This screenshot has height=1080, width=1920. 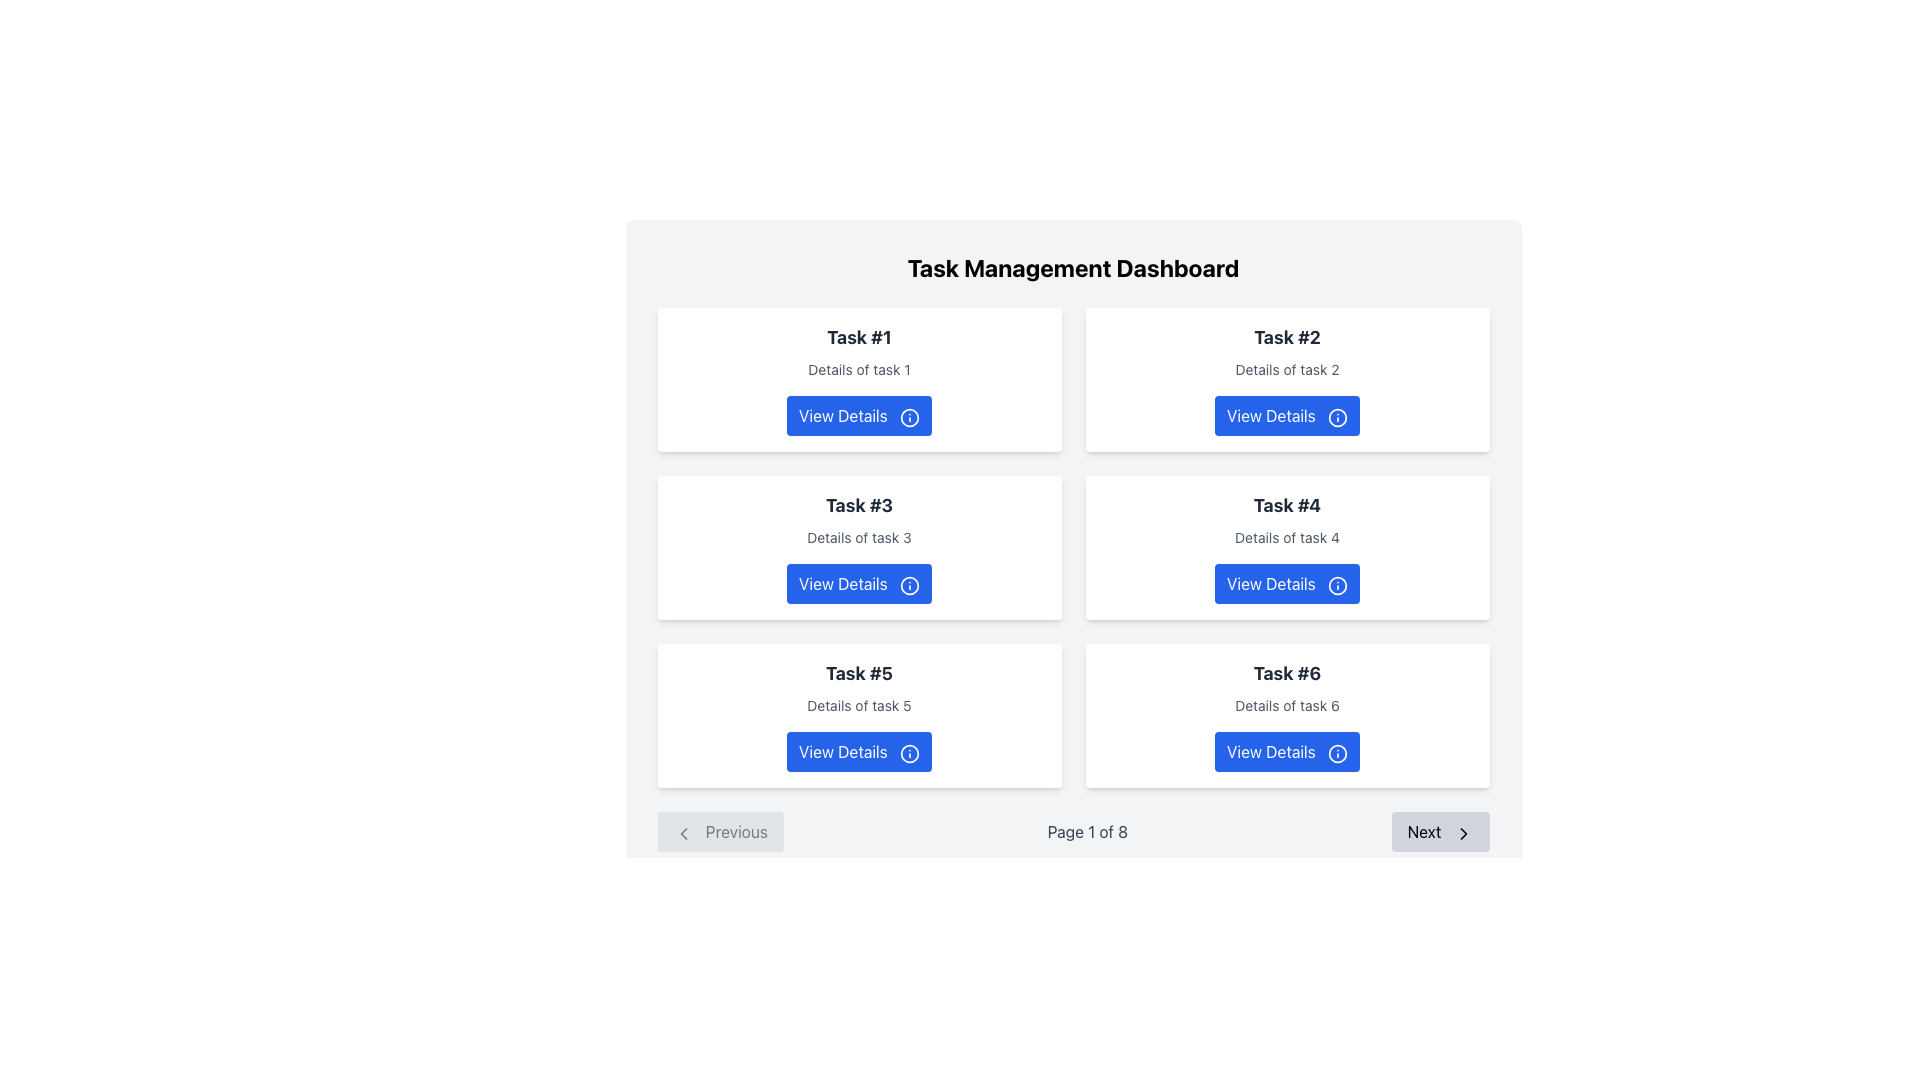 What do you see at coordinates (908, 585) in the screenshot?
I see `the circular information icon containing a question mark located to the right of the 'View Details' text in the third task card's button` at bounding box center [908, 585].